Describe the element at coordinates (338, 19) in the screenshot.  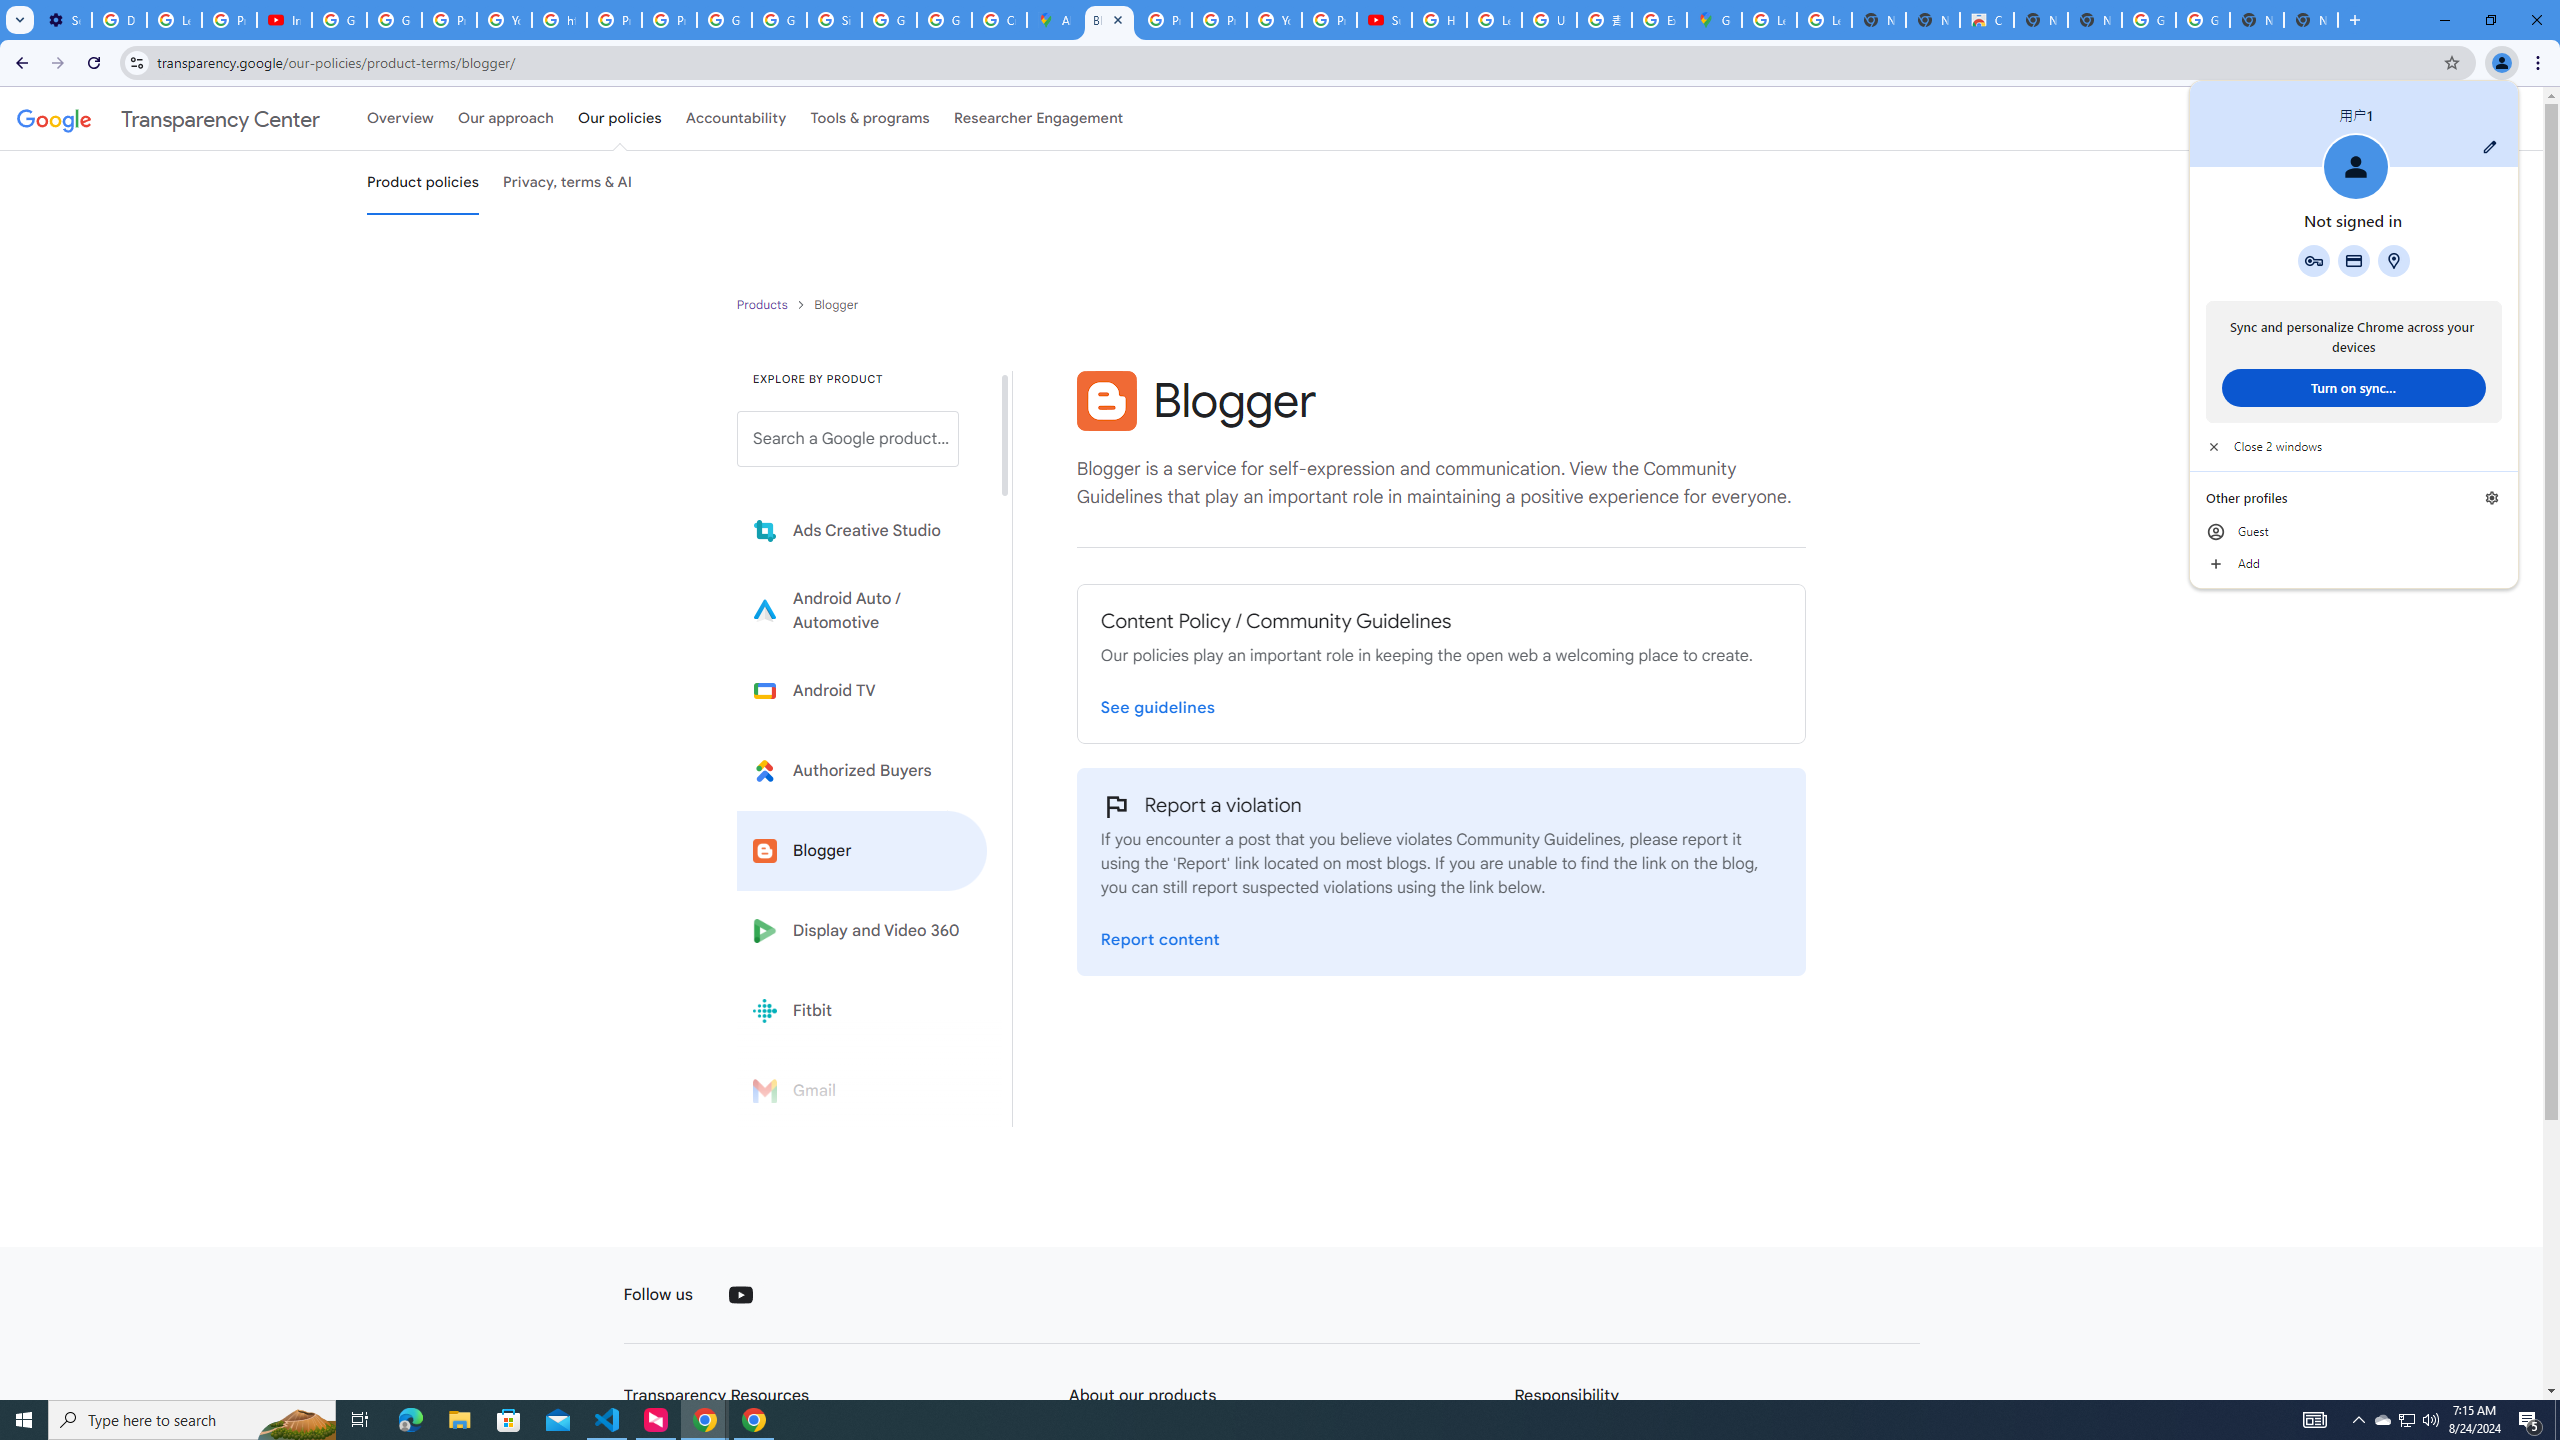
I see `'Google Account Help'` at that location.